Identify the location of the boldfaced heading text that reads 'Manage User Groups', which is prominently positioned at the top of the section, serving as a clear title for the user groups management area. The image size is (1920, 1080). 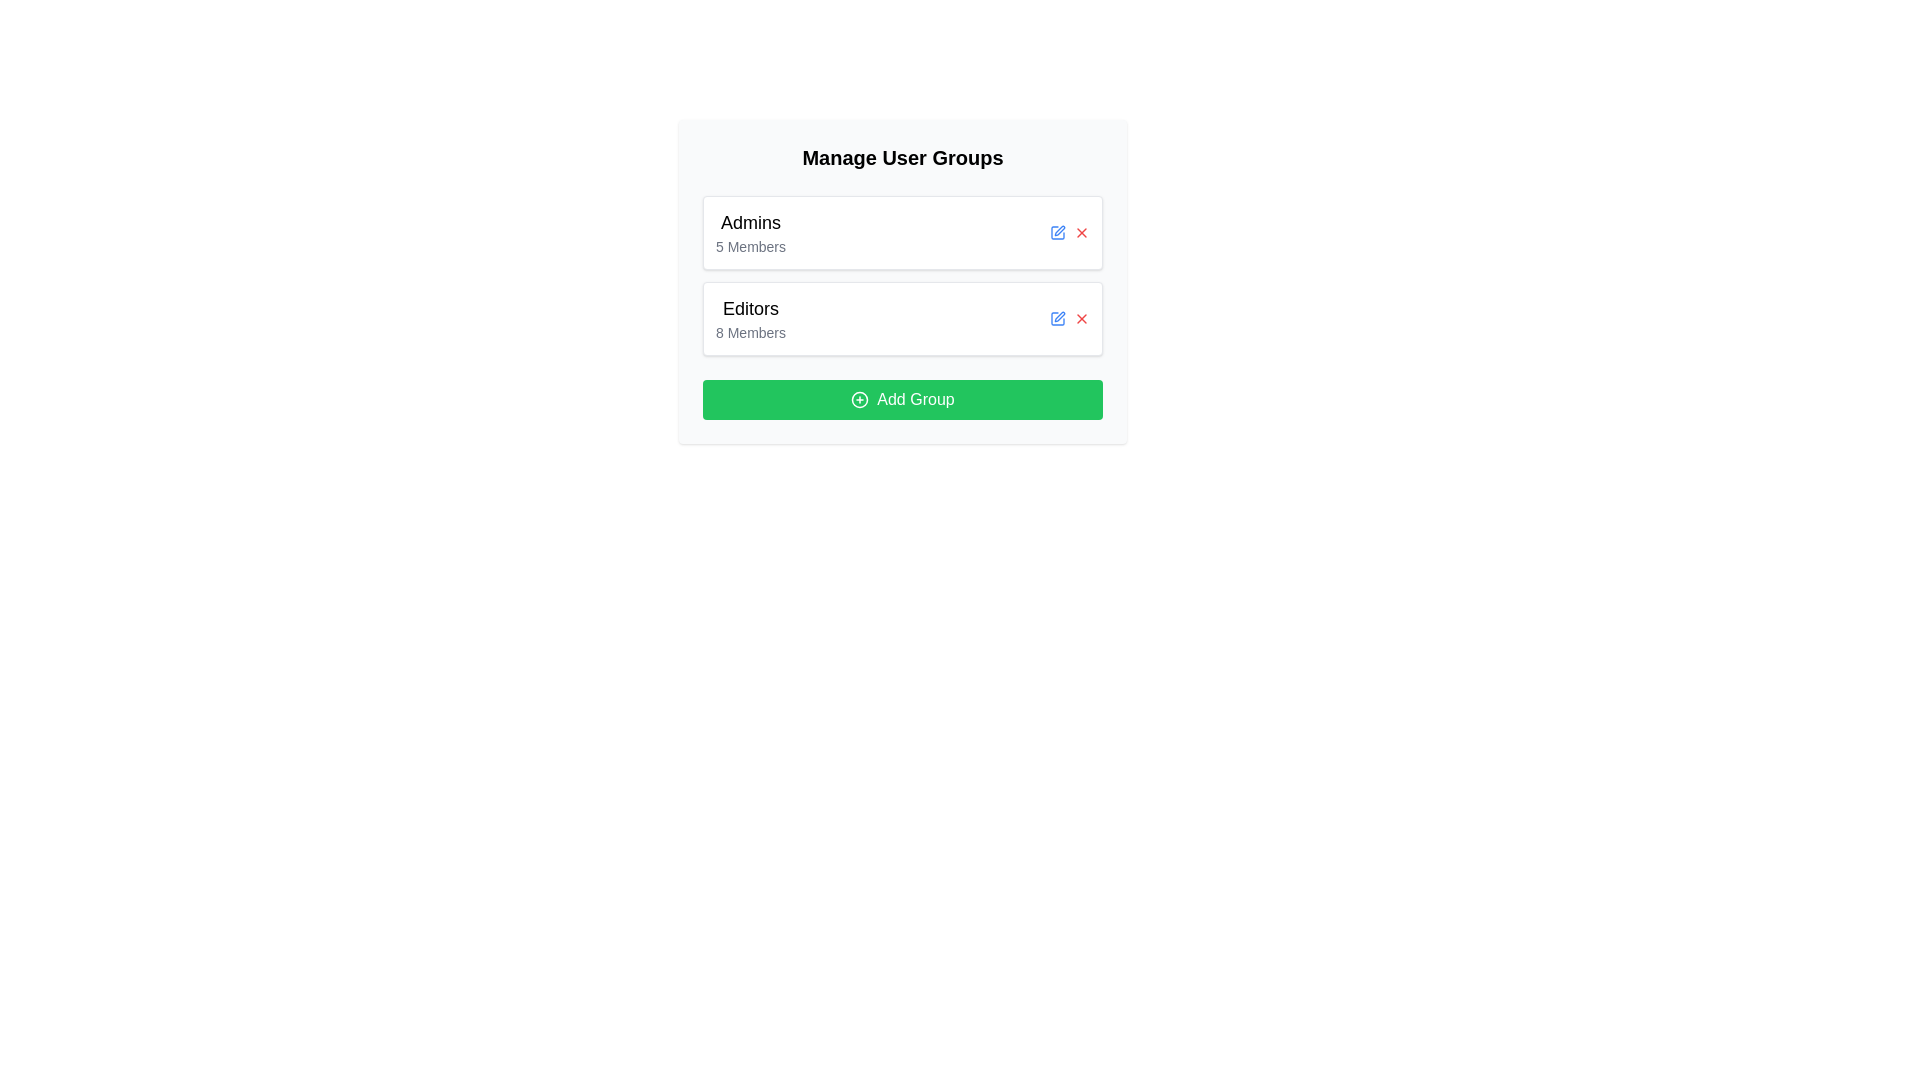
(901, 157).